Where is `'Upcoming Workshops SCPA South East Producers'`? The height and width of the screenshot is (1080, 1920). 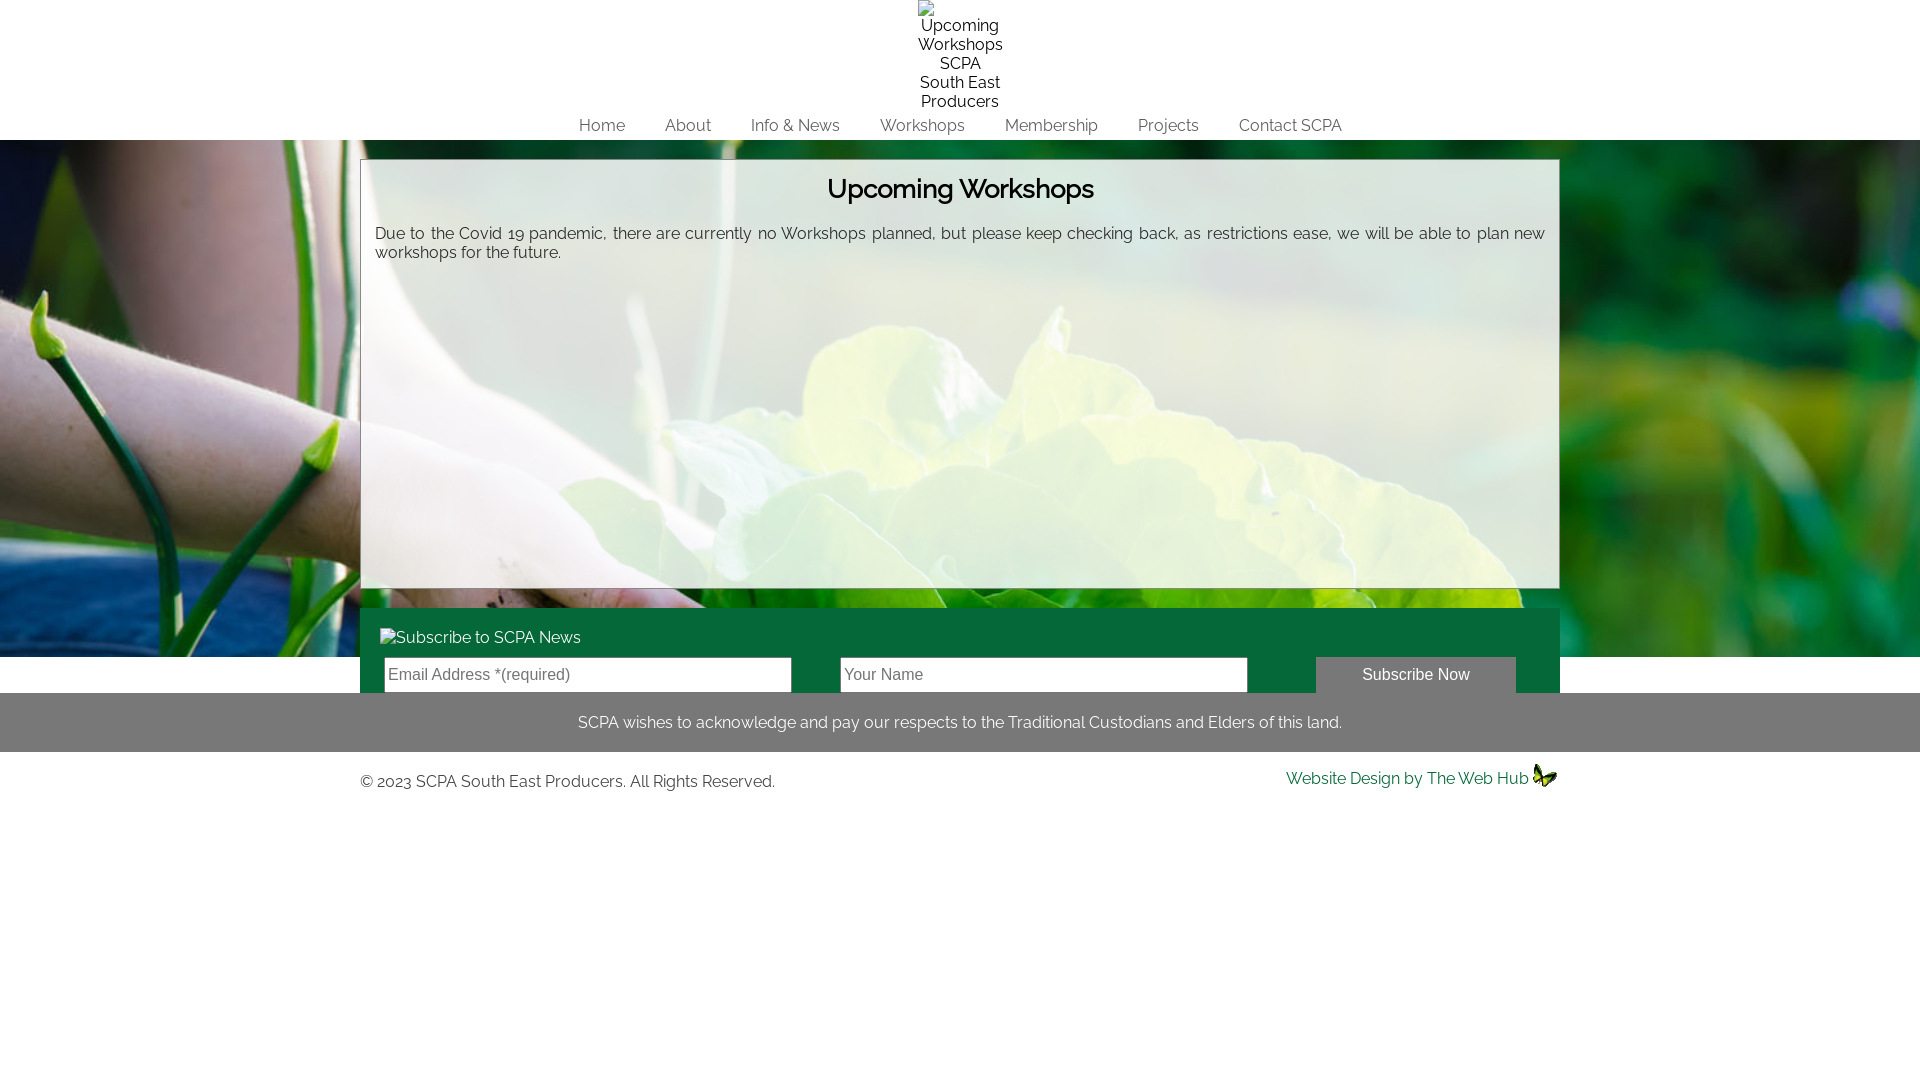 'Upcoming Workshops SCPA South East Producers' is located at coordinates (960, 54).